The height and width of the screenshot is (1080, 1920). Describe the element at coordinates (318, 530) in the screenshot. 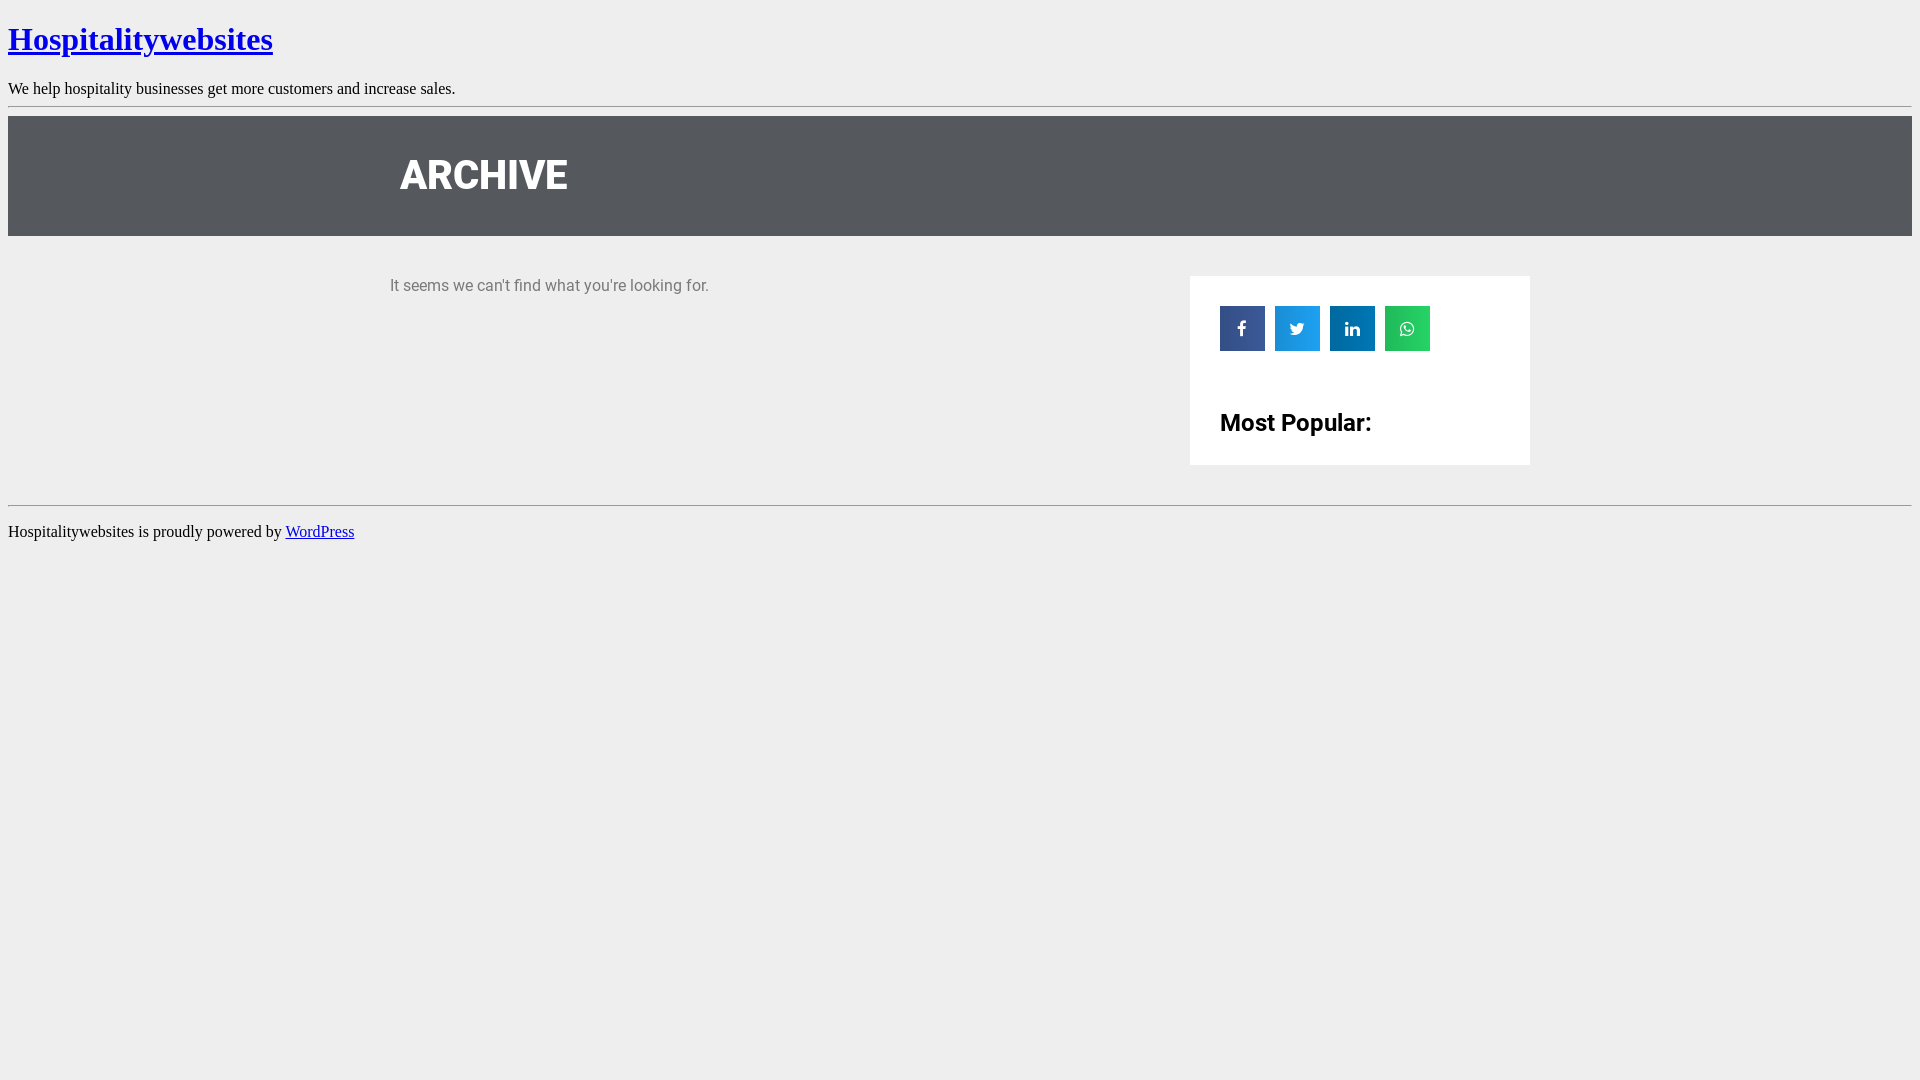

I see `'WordPress'` at that location.